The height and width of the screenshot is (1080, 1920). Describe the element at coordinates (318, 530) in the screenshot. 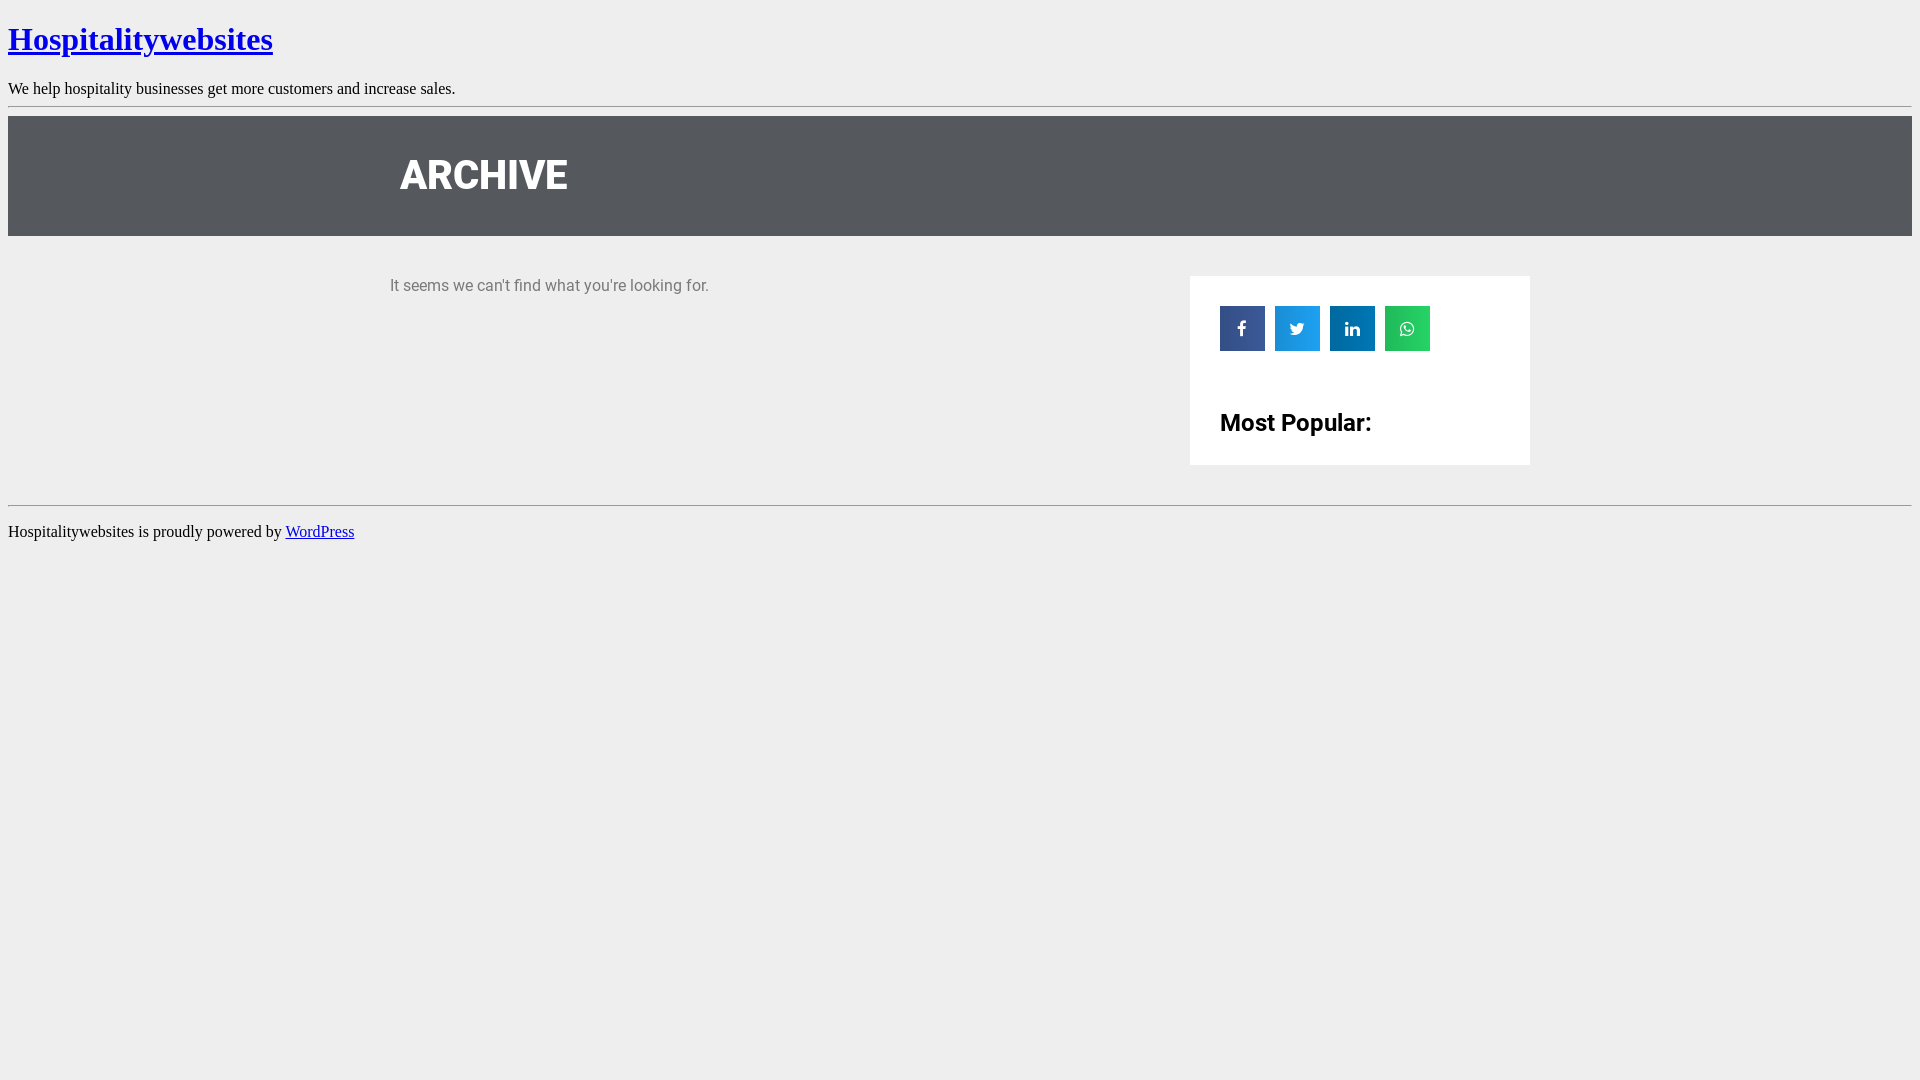

I see `'WordPress'` at that location.